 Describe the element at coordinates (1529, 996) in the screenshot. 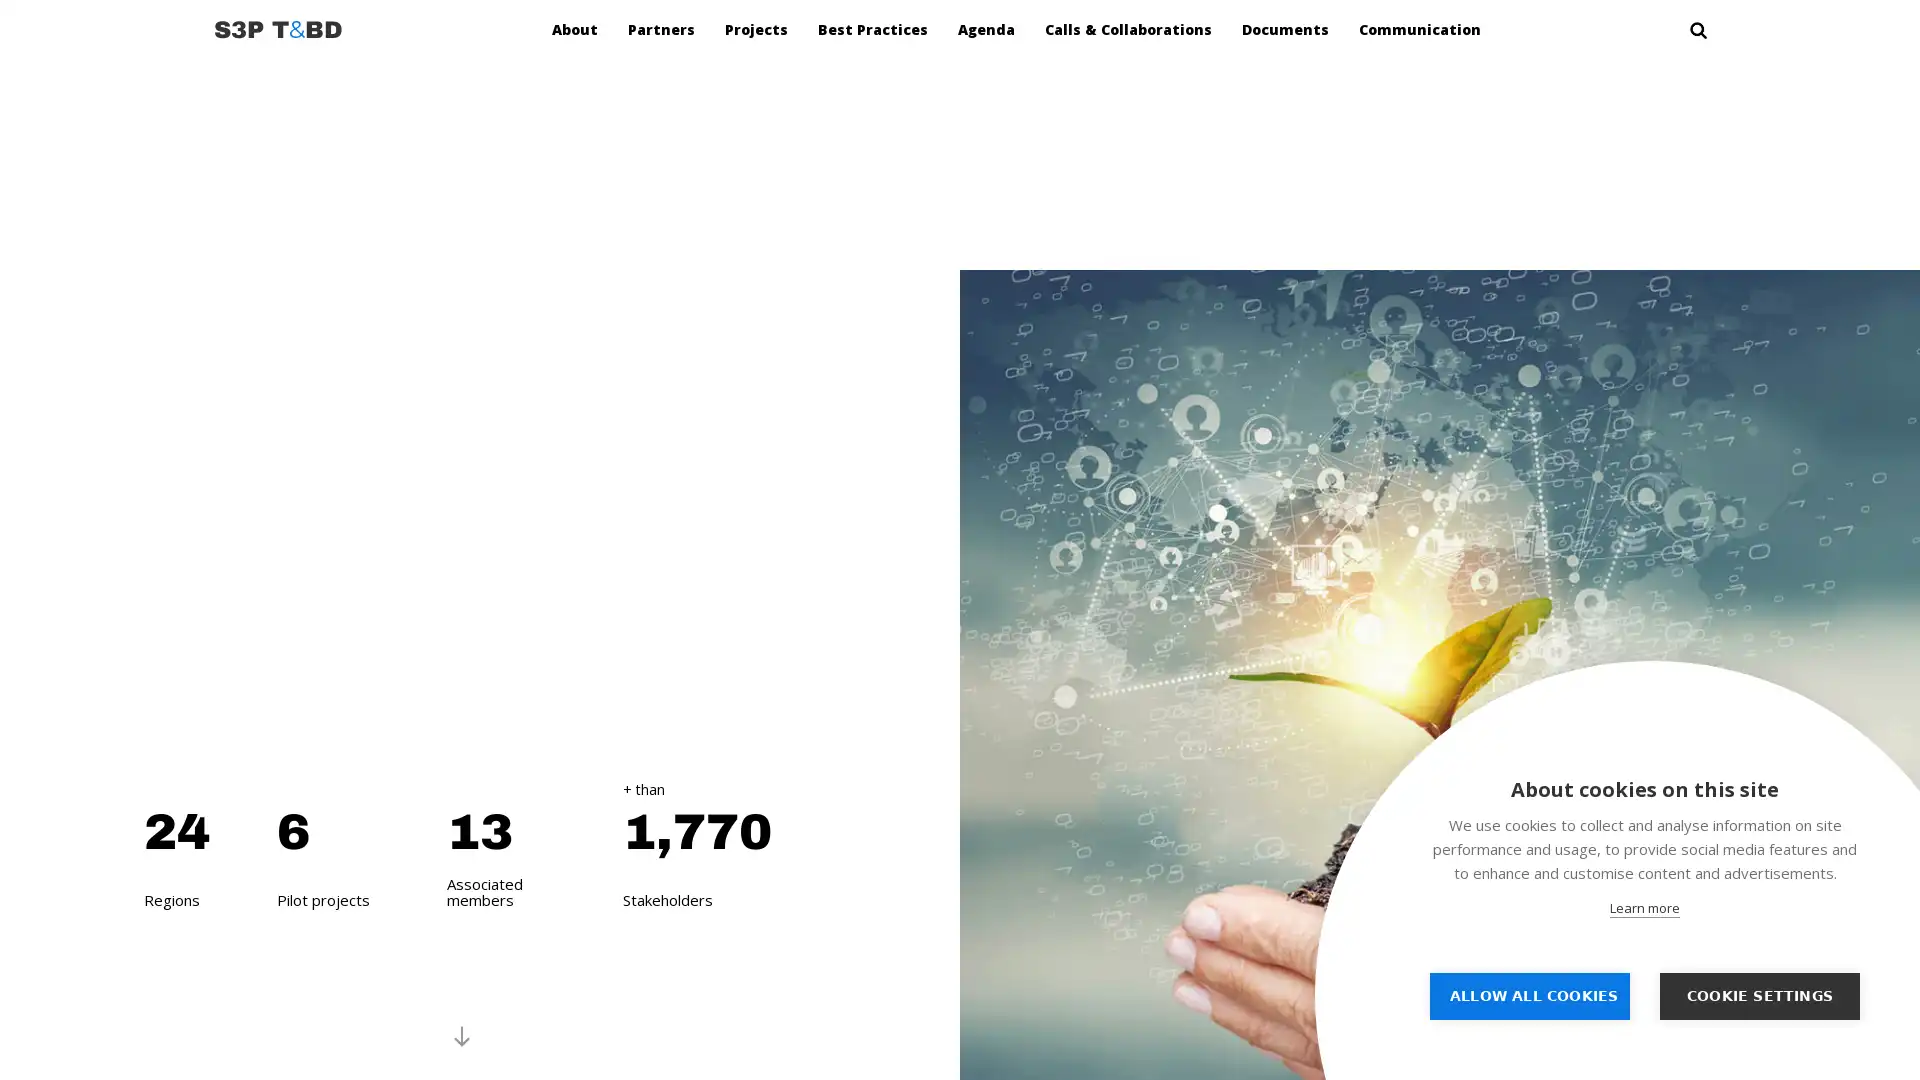

I see `ALLOW ALL COOKIES` at that location.